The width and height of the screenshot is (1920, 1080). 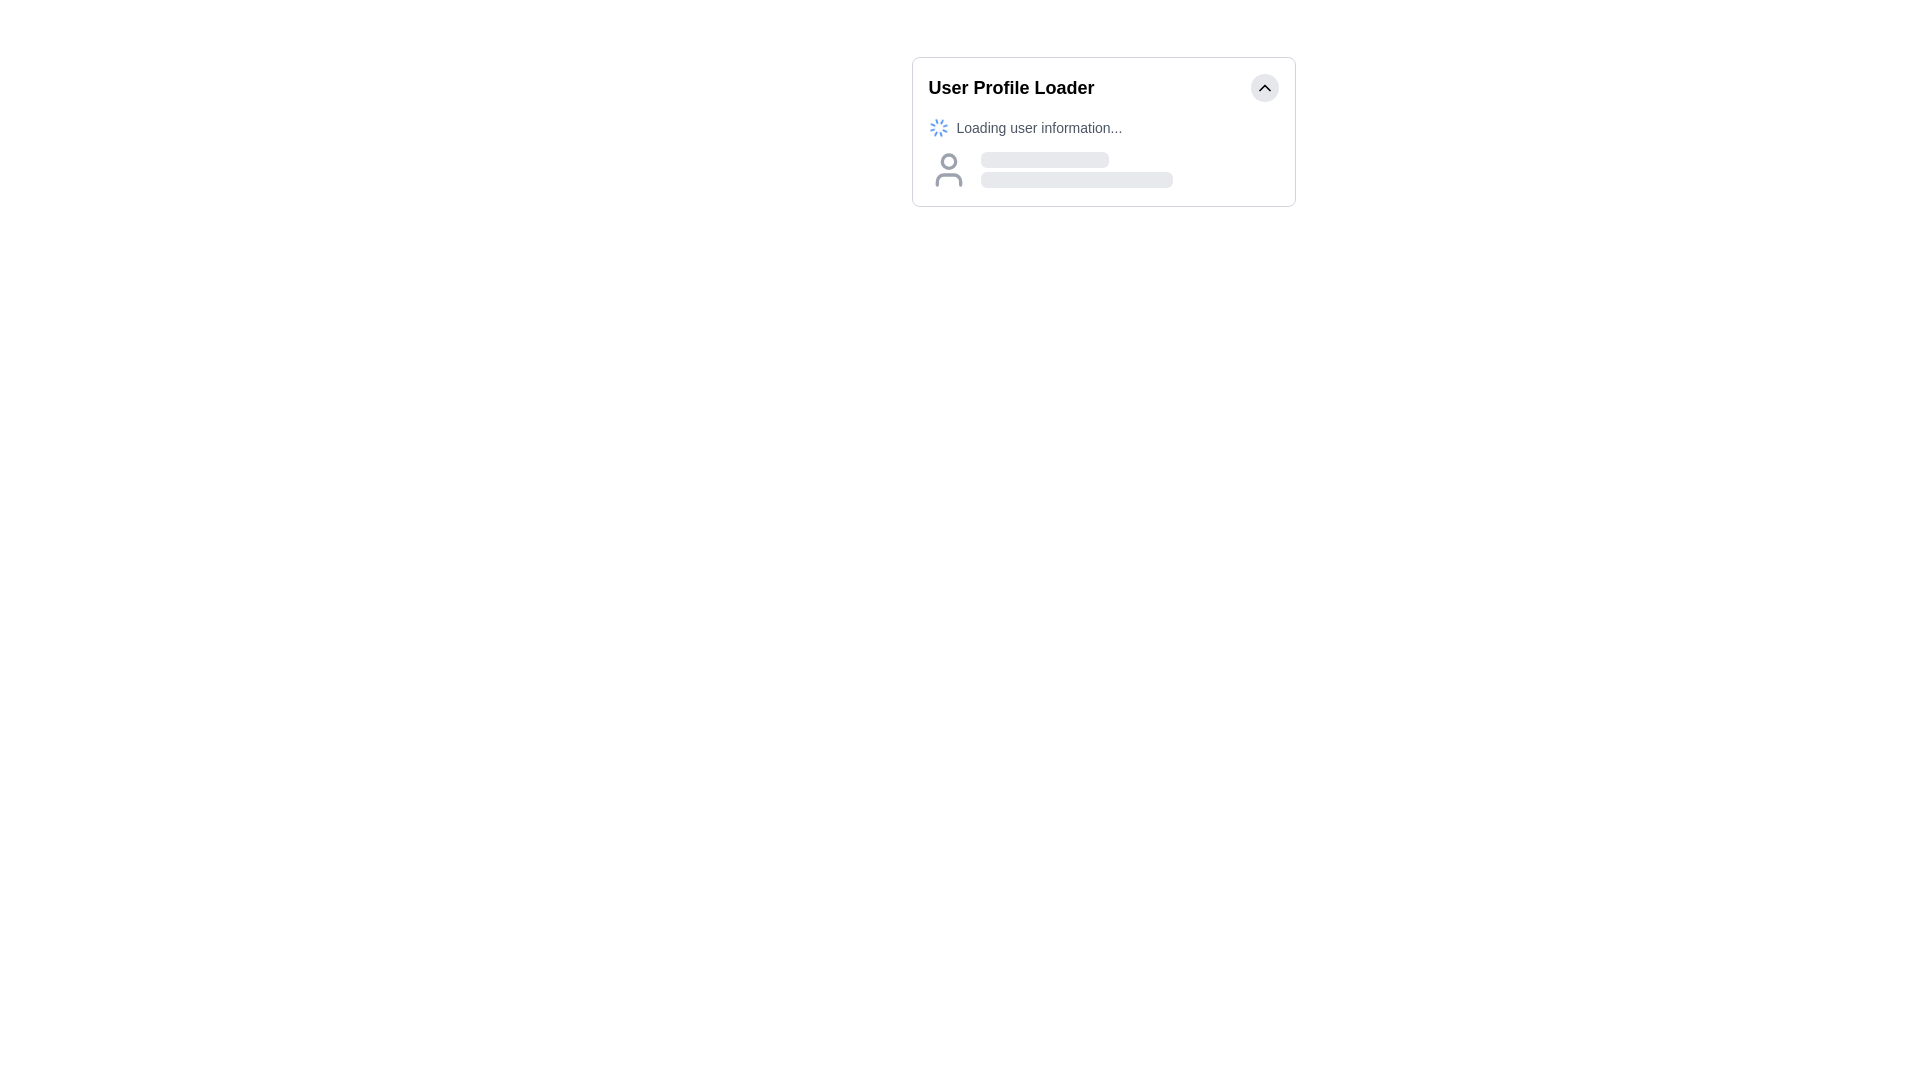 What do you see at coordinates (937, 127) in the screenshot?
I see `the spinning blue loader icon located next to the text 'Loading user information...' in the 'User Profile Loader' card` at bounding box center [937, 127].